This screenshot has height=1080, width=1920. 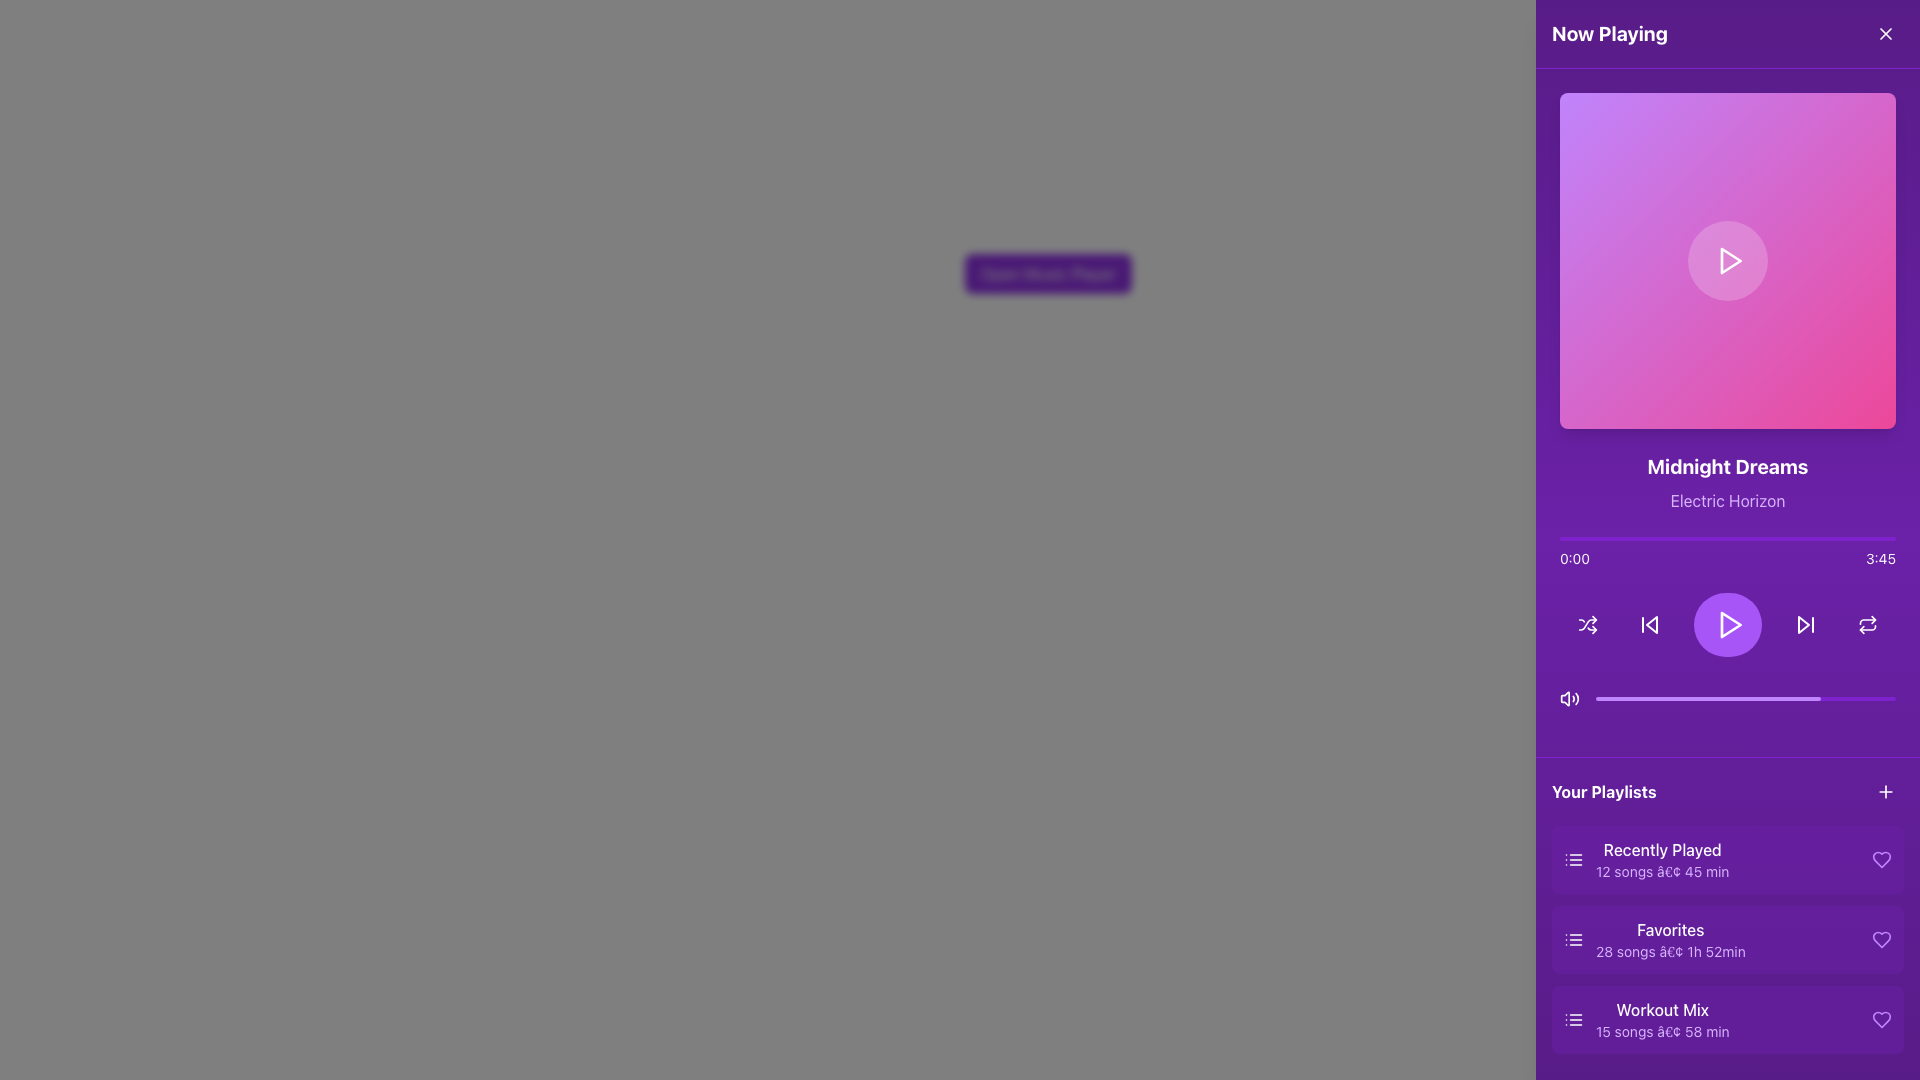 I want to click on the circular button with a solid purple background and a triangular play icon, so click(x=1727, y=623).